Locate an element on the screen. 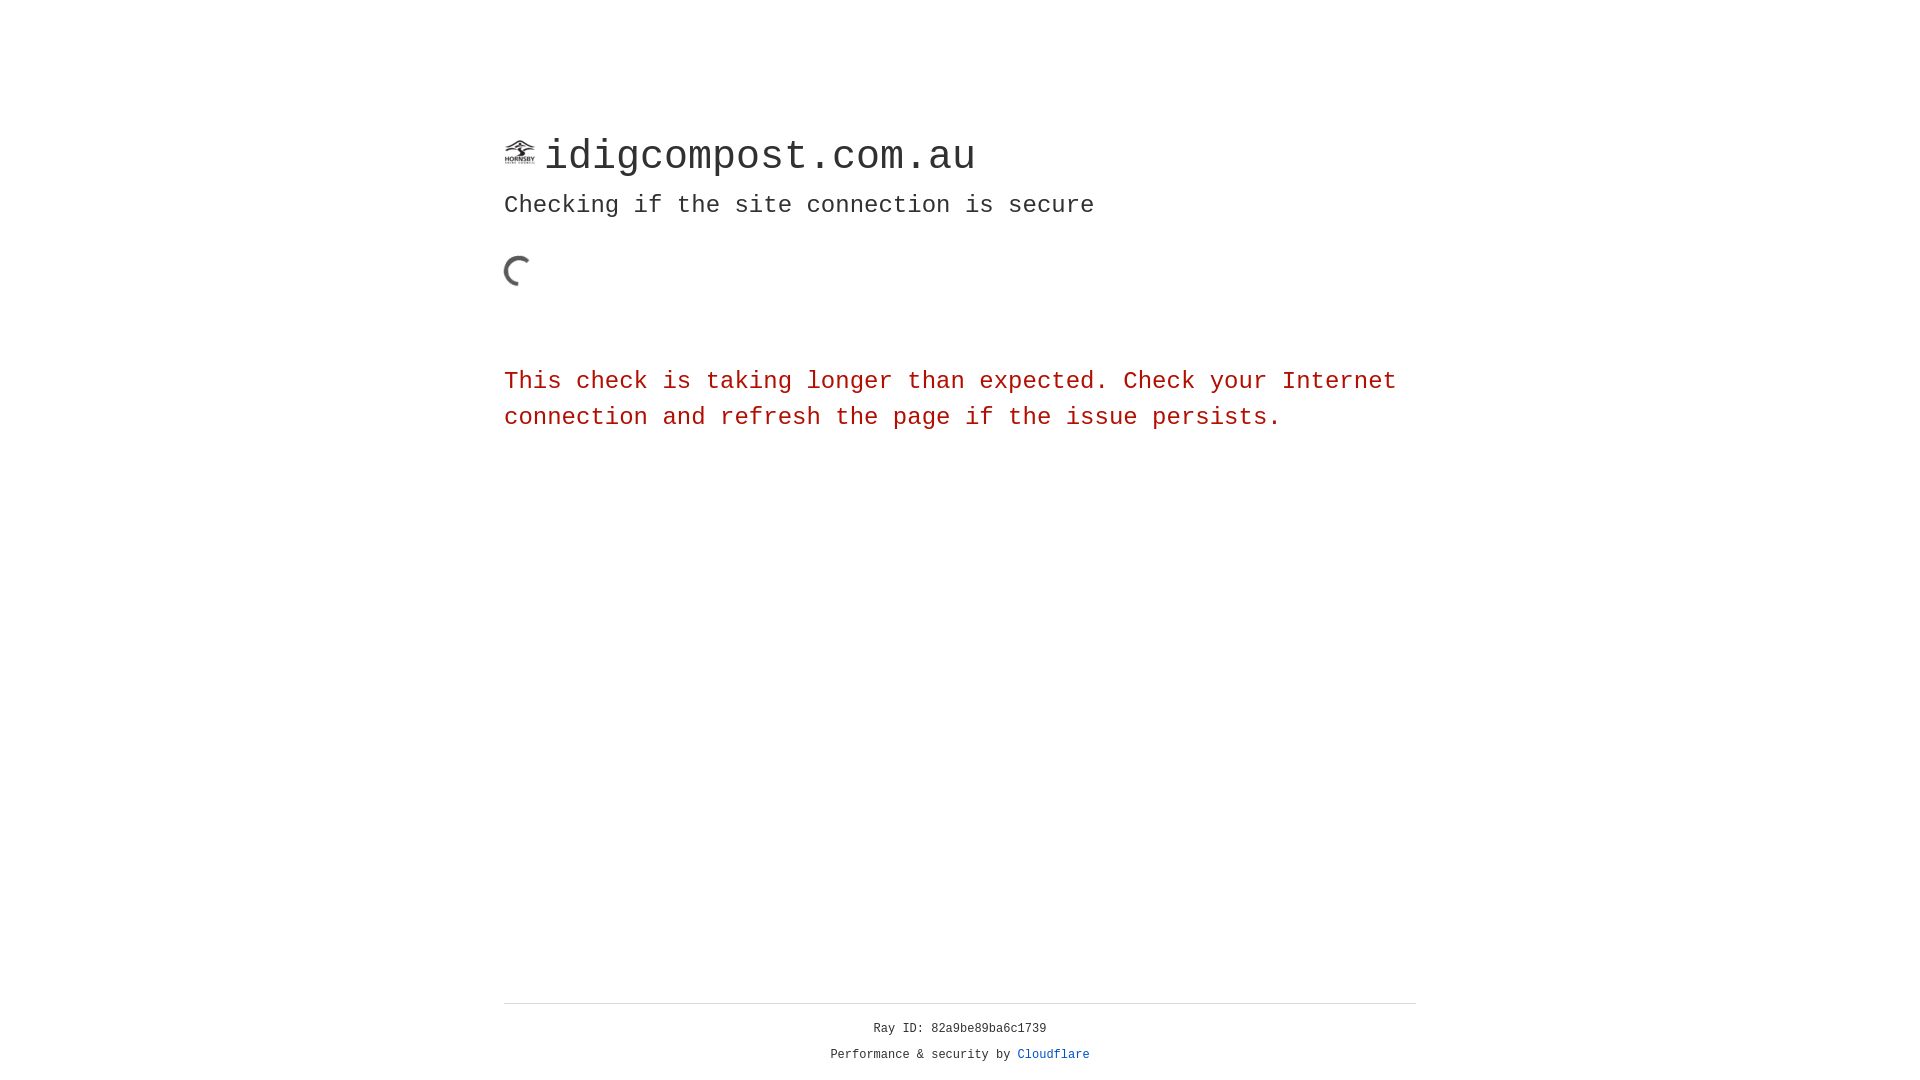 The height and width of the screenshot is (1080, 1920). 'Cloudflare' is located at coordinates (1053, 1054).